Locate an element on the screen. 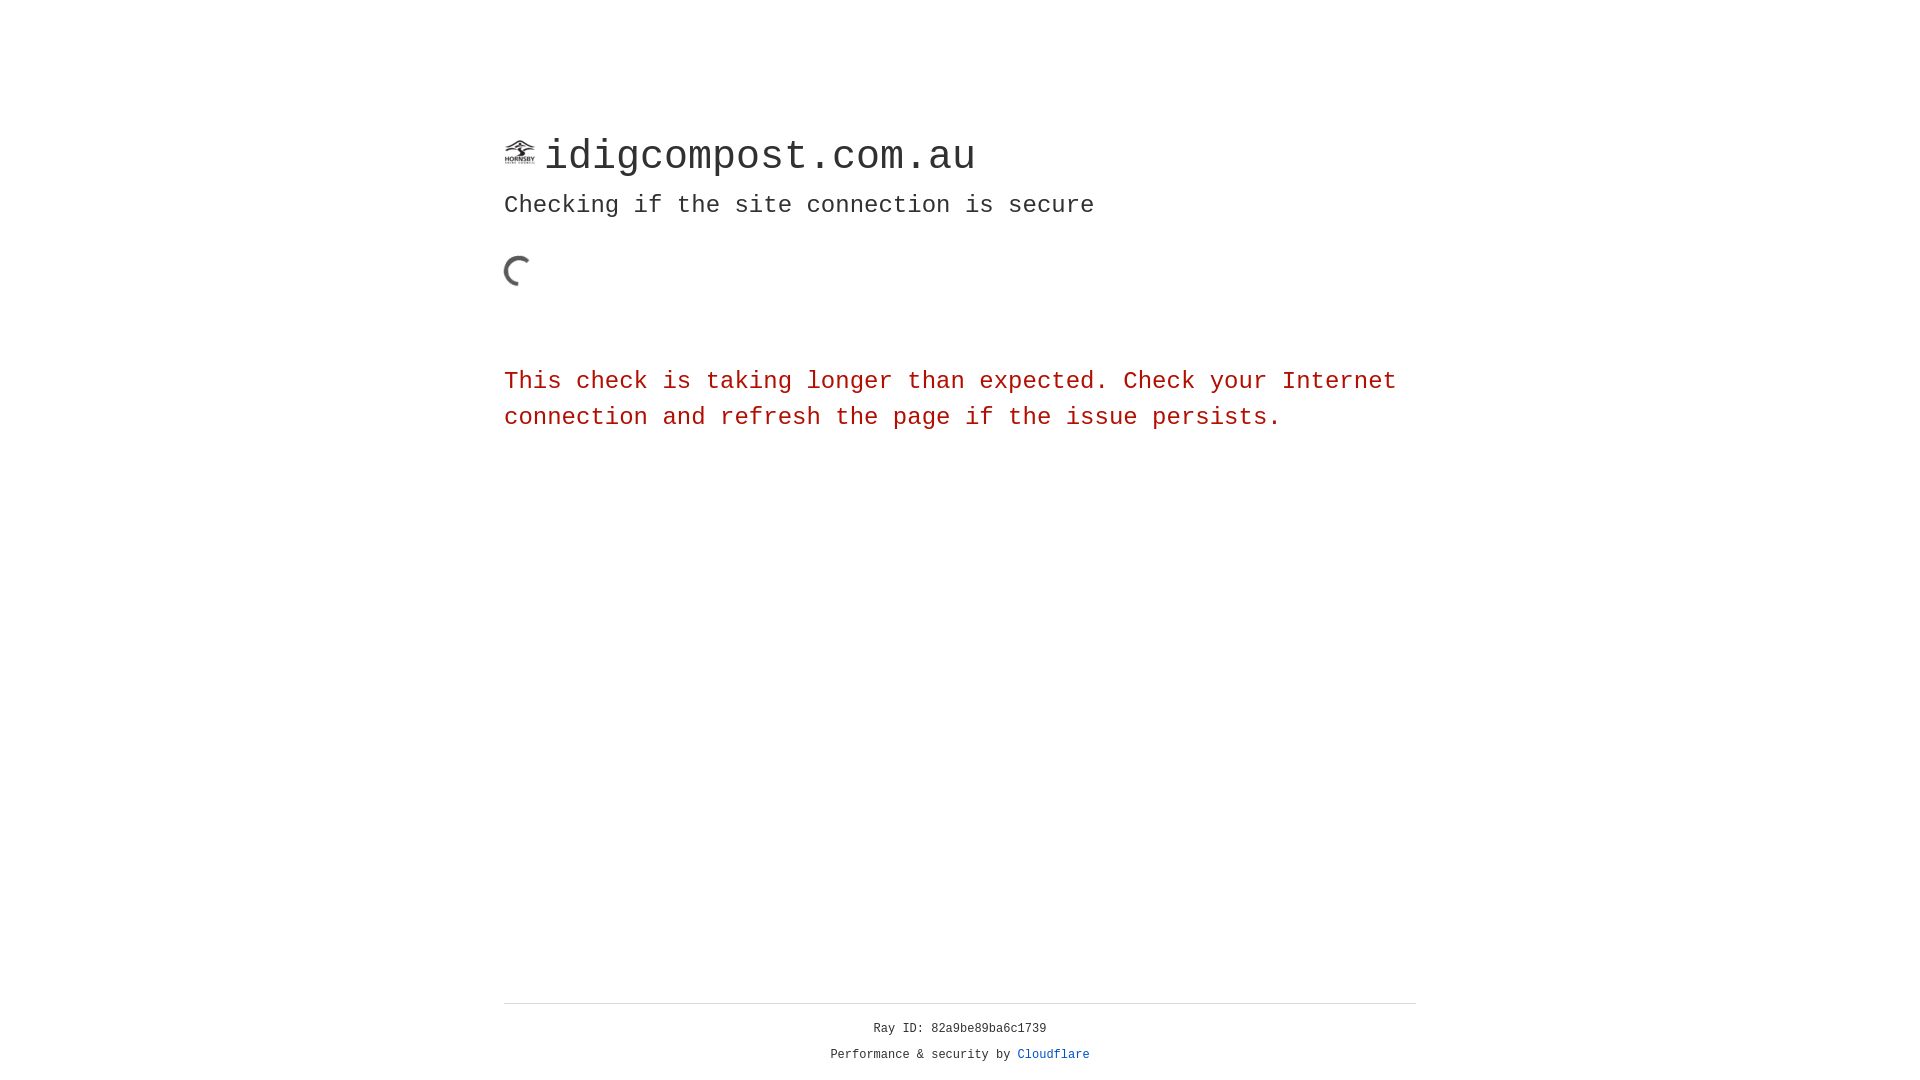 The height and width of the screenshot is (1080, 1920). 'Cloudflare' is located at coordinates (1053, 1054).